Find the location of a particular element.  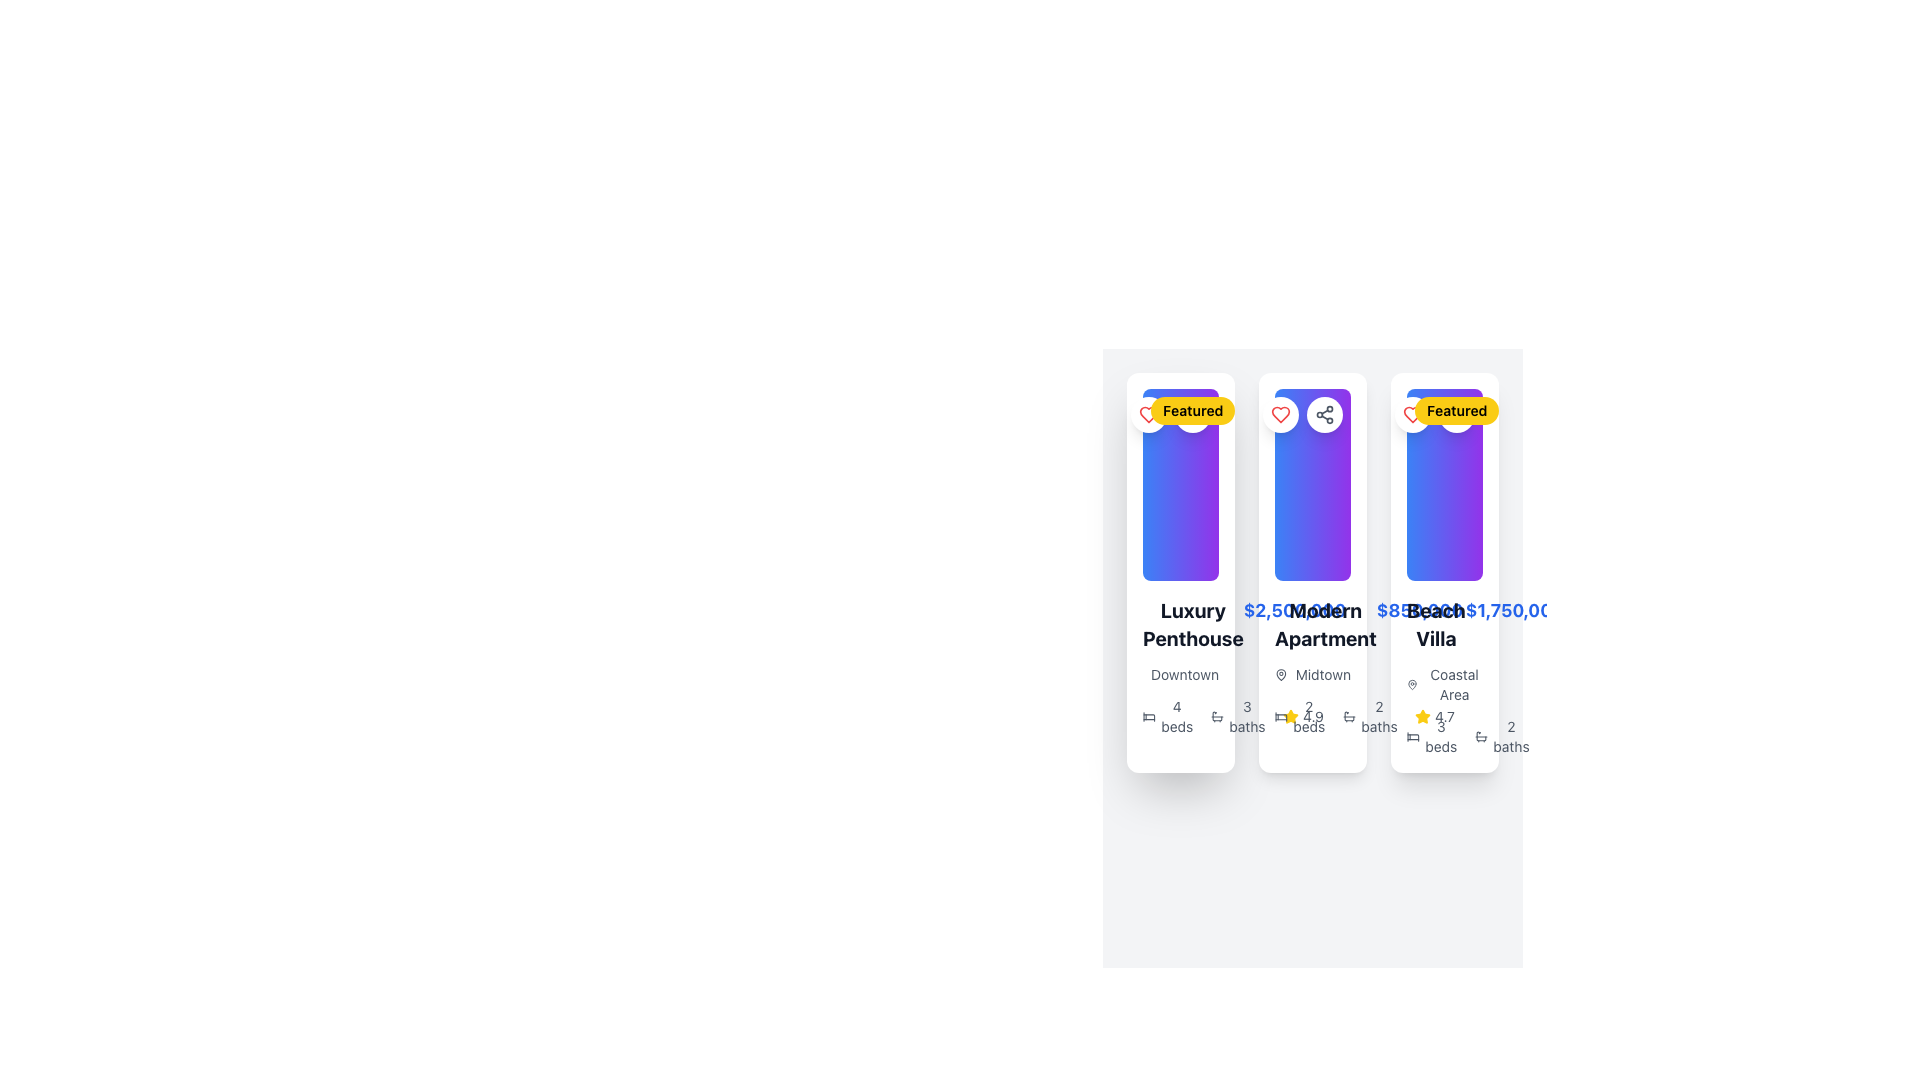

the favorite or bookmark toggle icon in the top-right corner of the 'Beach Villa' card is located at coordinates (1281, 414).